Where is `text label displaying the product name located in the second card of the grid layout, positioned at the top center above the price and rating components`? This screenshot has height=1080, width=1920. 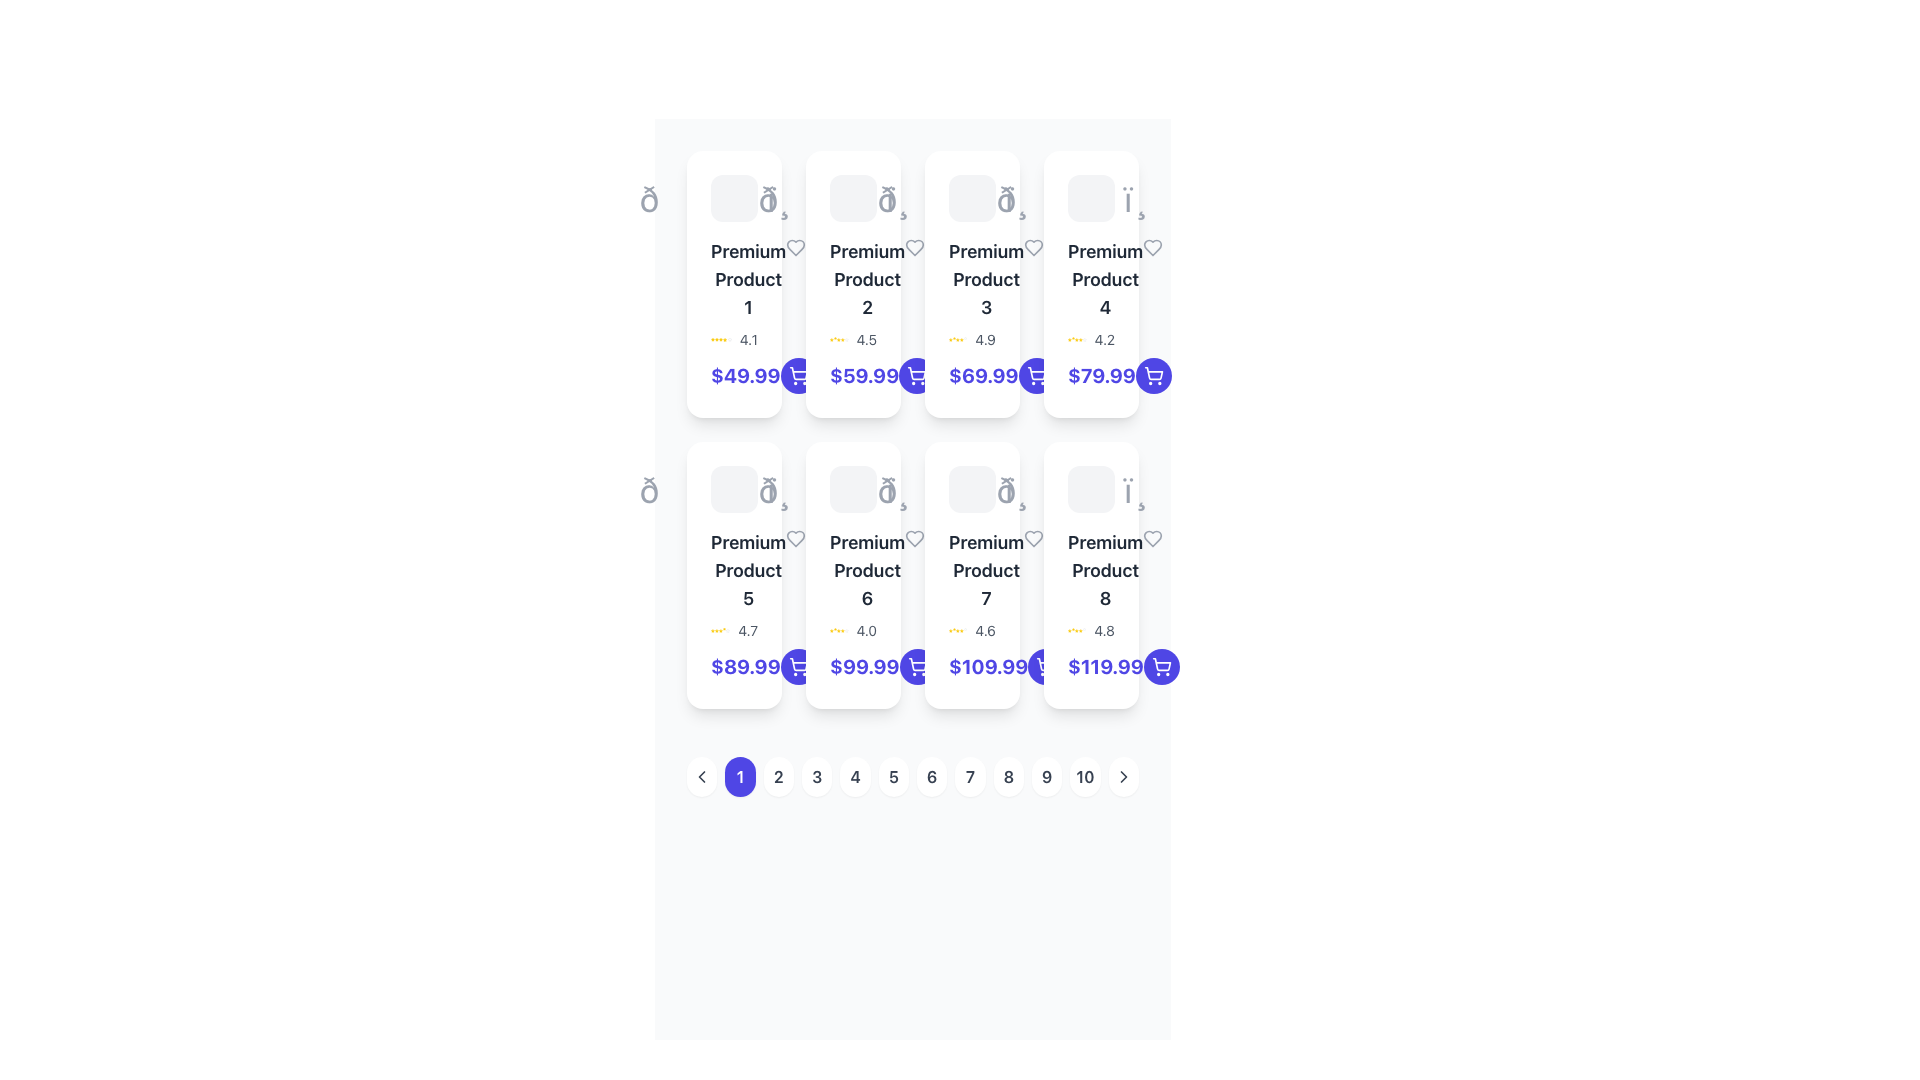
text label displaying the product name located in the second card of the grid layout, positioned at the top center above the price and rating components is located at coordinates (867, 280).